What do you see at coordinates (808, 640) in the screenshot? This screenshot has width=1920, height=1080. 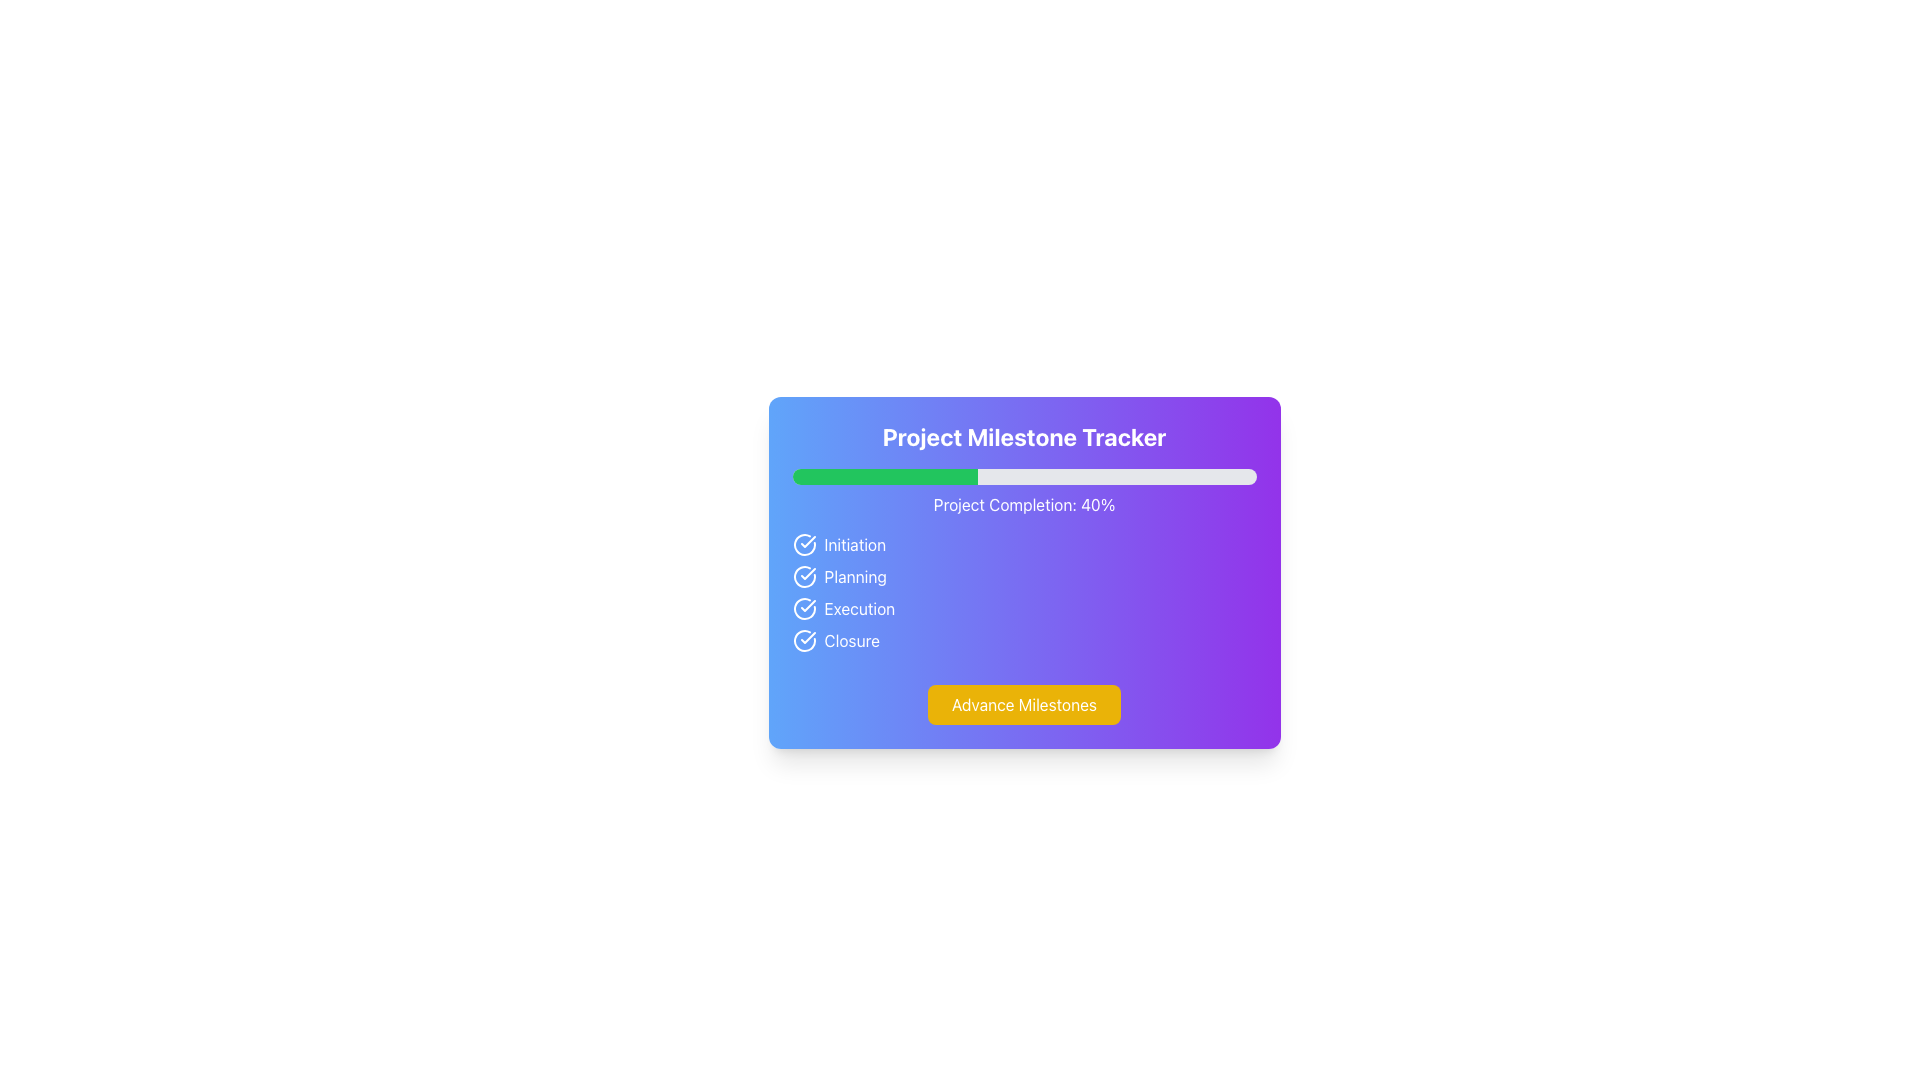 I see `the circular checkmark icon located adjacent to the 'Closure' text, which is the fourth milestone indicator in the vertical list` at bounding box center [808, 640].